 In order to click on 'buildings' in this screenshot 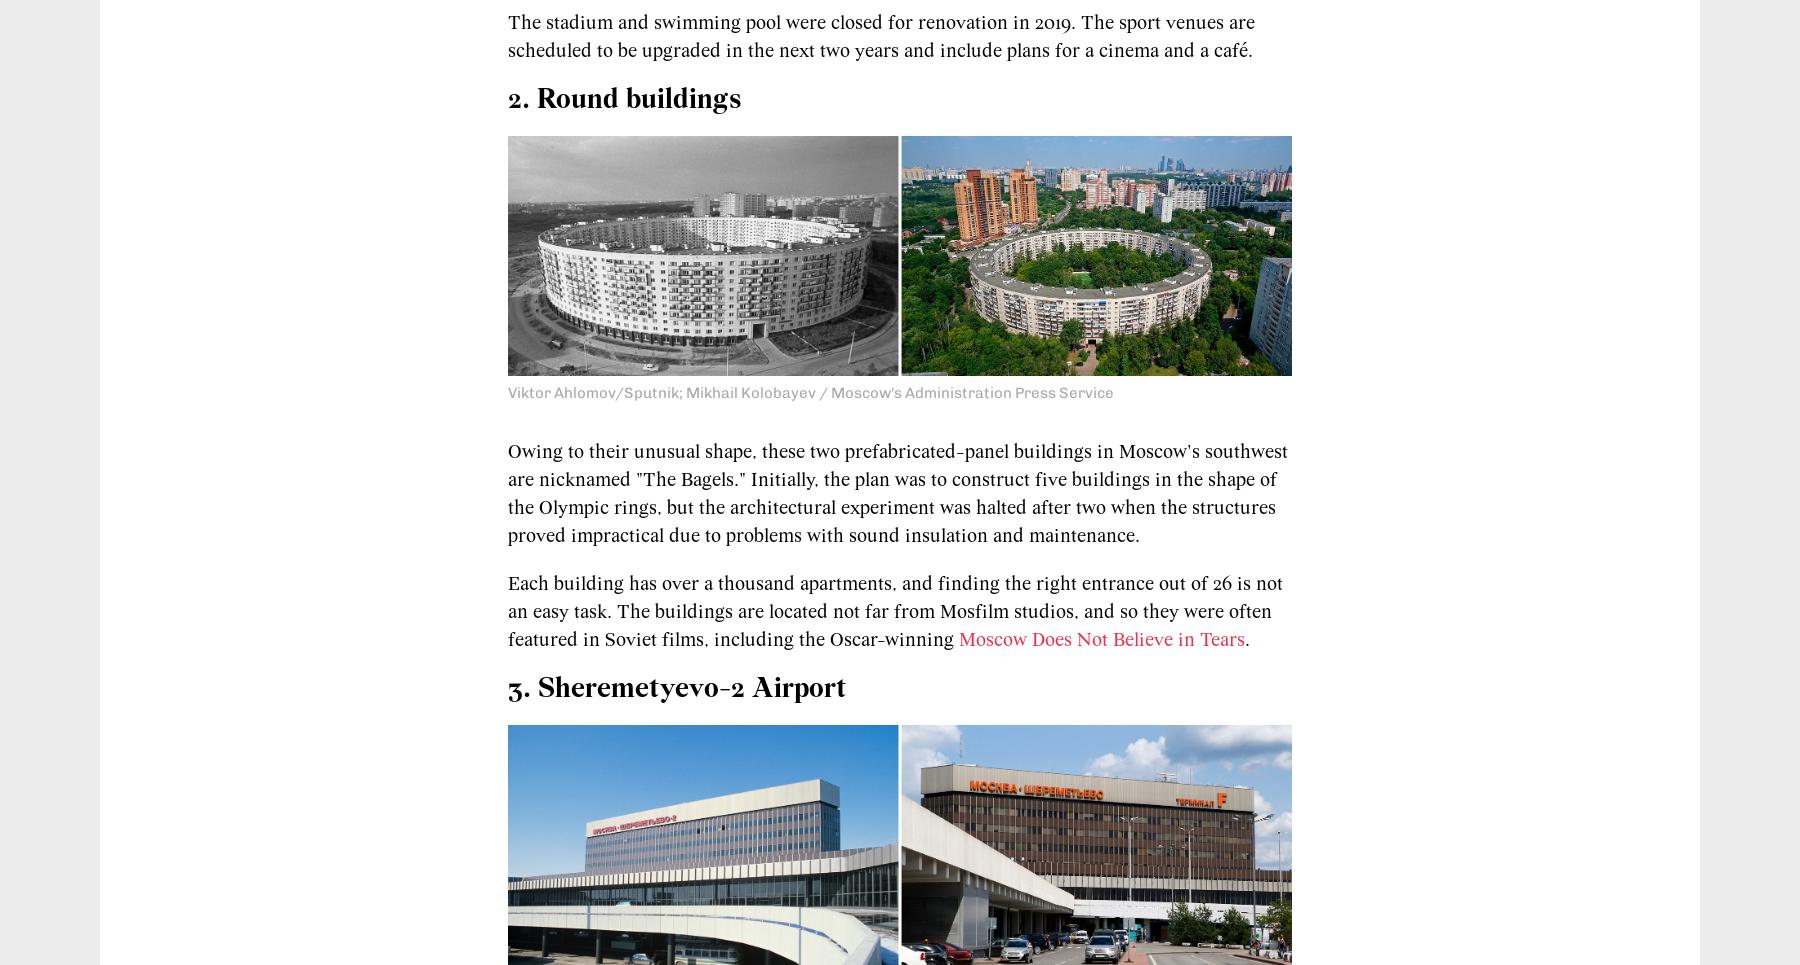, I will do `click(683, 98)`.